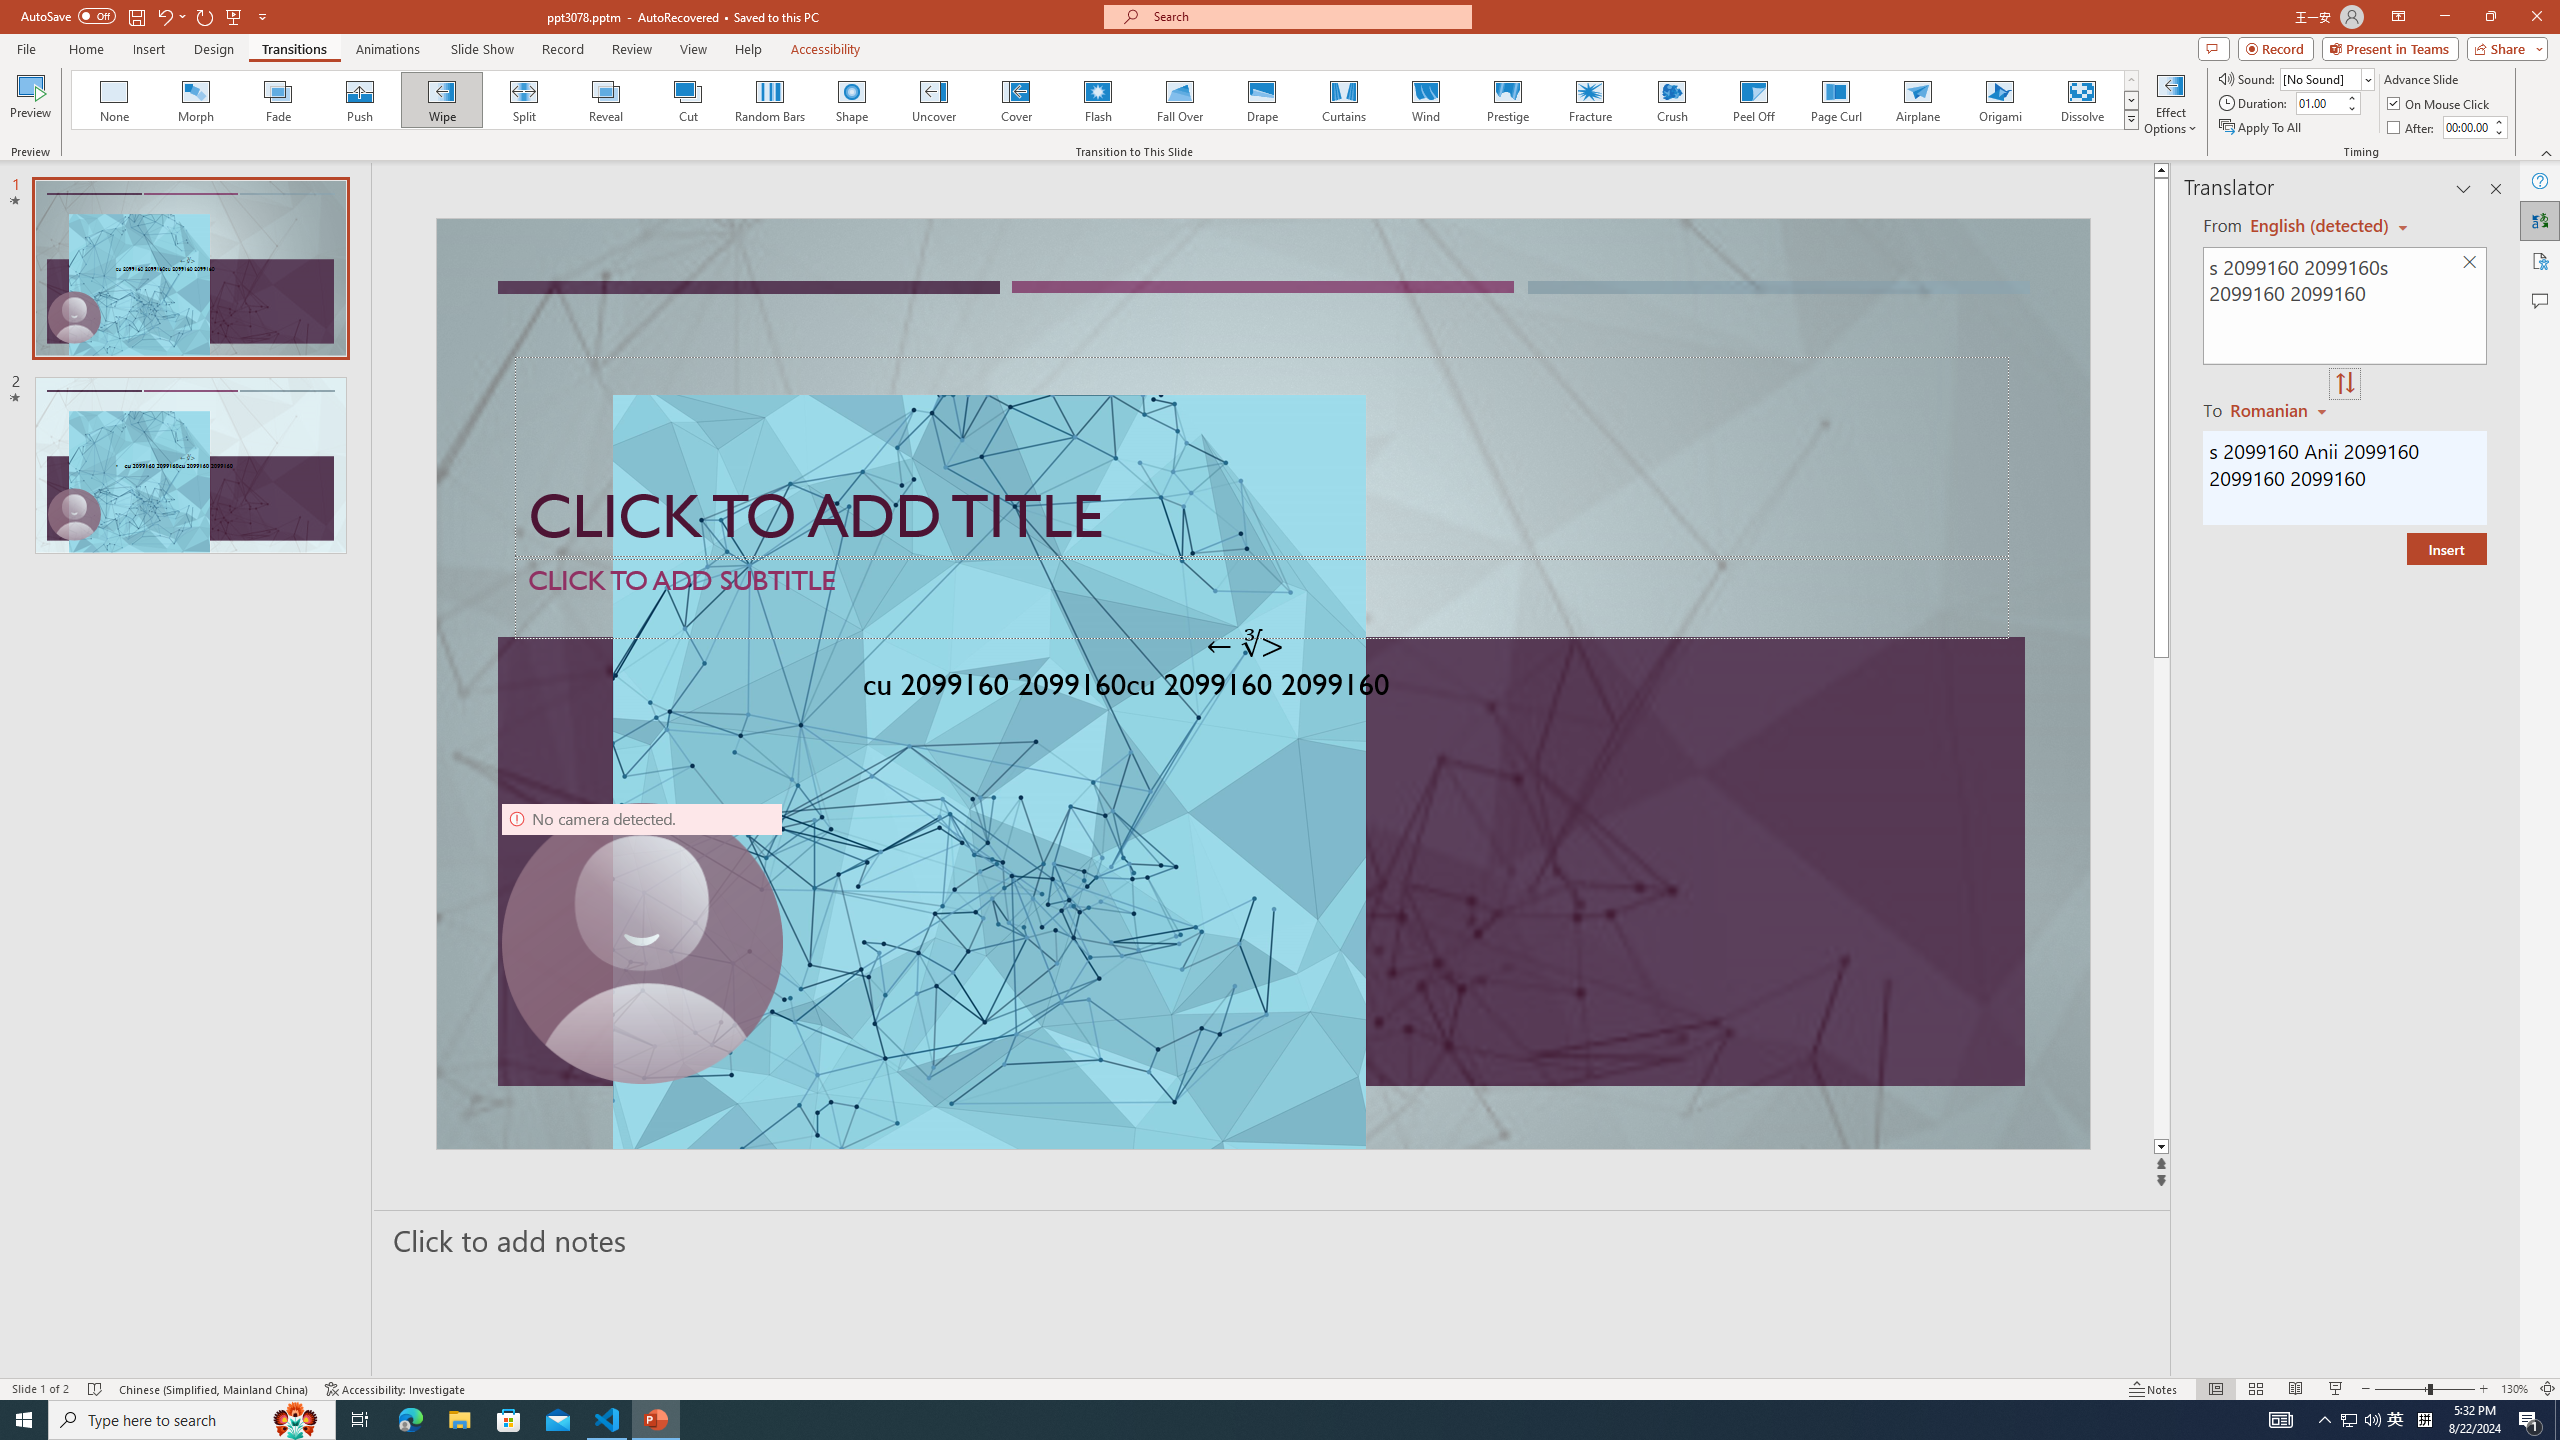 The image size is (2560, 1440). Describe the element at coordinates (196, 99) in the screenshot. I see `'Morph'` at that location.